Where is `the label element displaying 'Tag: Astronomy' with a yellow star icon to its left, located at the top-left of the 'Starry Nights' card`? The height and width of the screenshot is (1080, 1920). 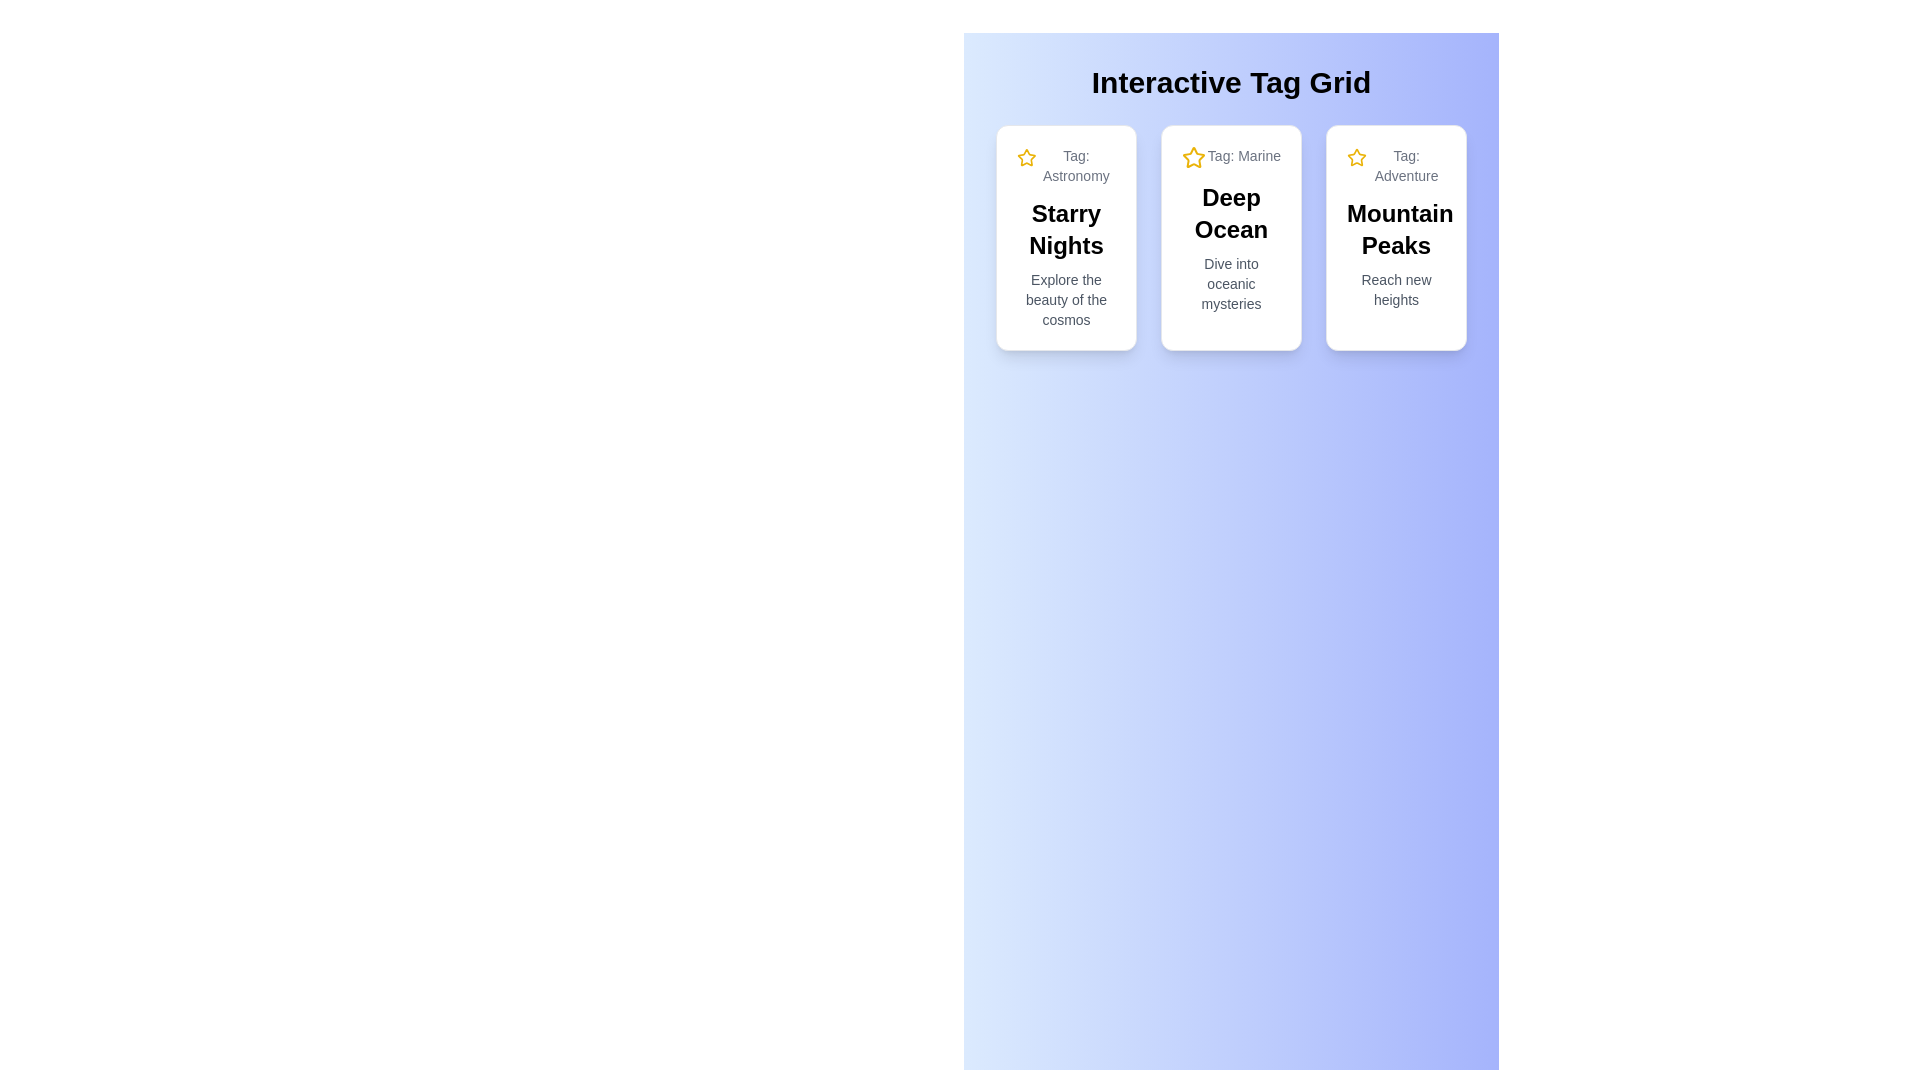
the label element displaying 'Tag: Astronomy' with a yellow star icon to its left, located at the top-left of the 'Starry Nights' card is located at coordinates (1065, 164).